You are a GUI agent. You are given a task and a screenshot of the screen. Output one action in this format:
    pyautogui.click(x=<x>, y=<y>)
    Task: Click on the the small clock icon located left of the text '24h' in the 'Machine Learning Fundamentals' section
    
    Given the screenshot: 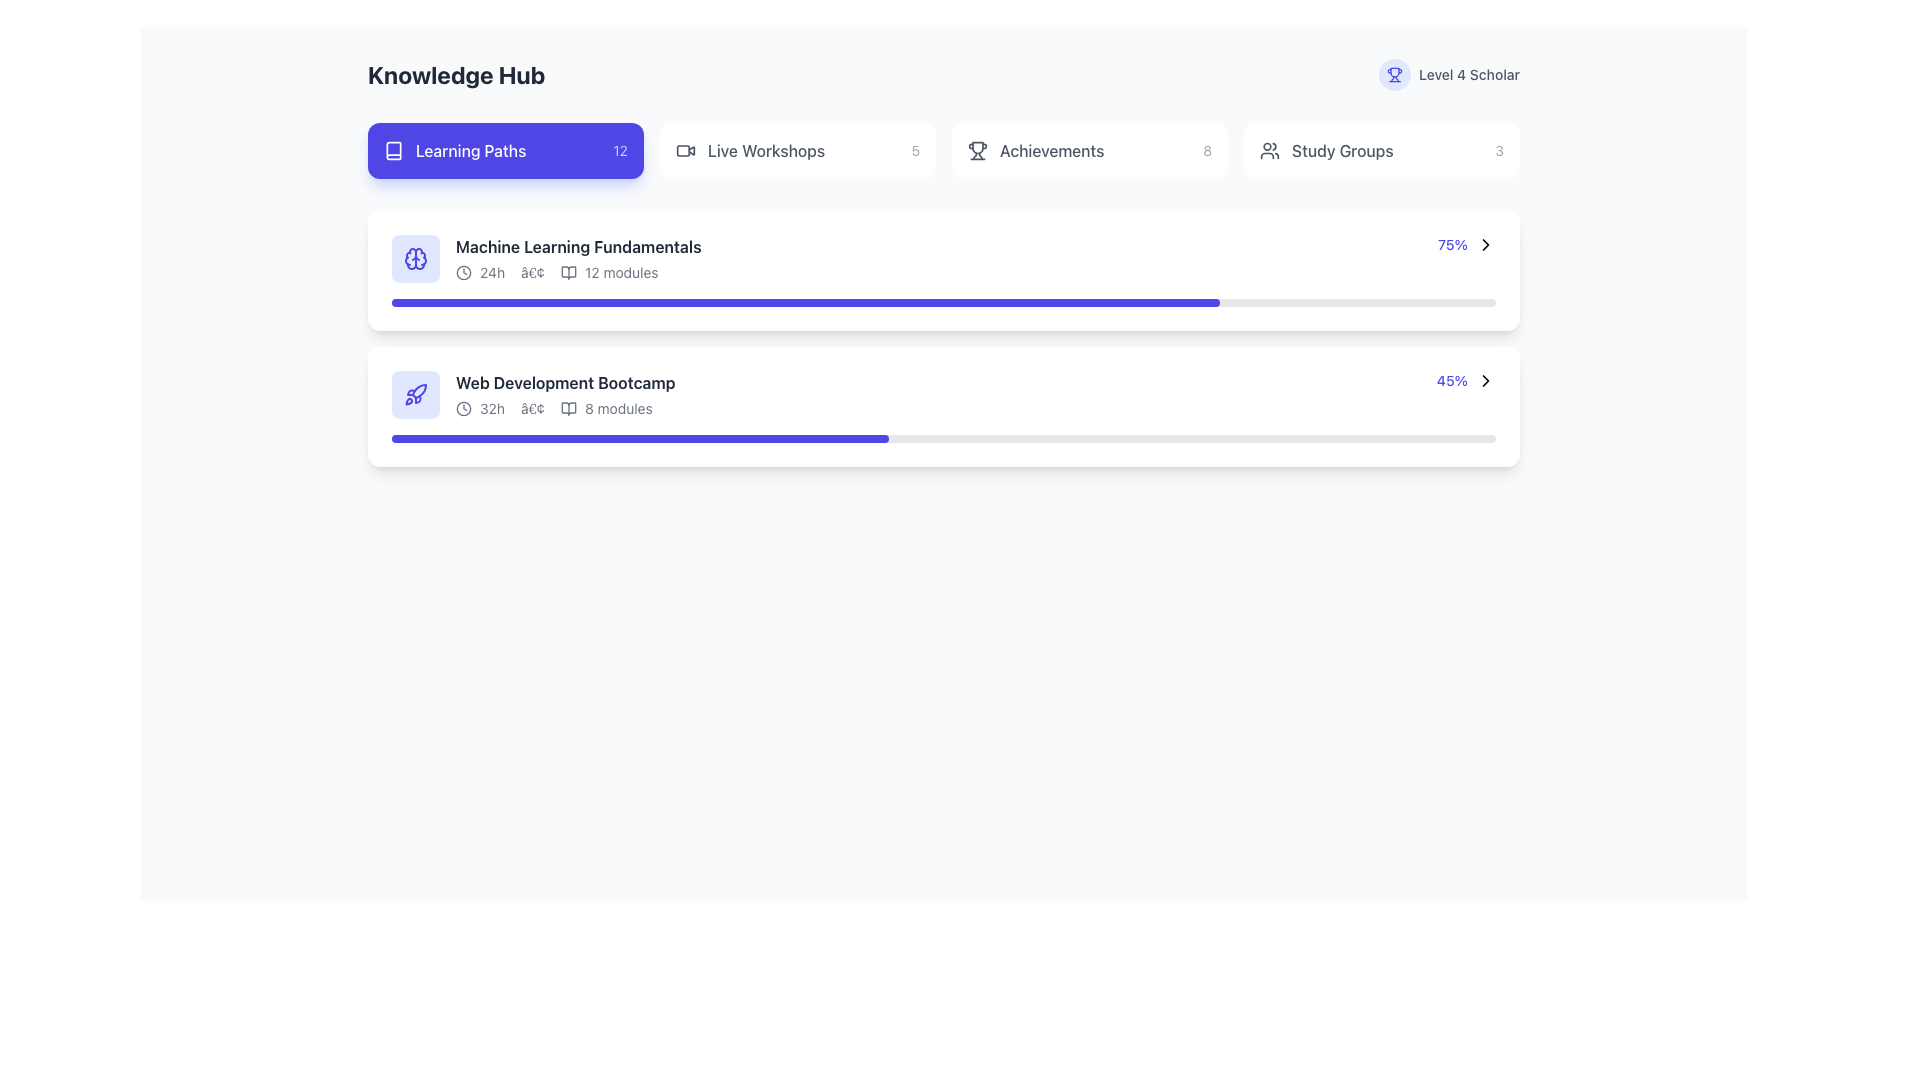 What is the action you would take?
    pyautogui.click(x=463, y=273)
    